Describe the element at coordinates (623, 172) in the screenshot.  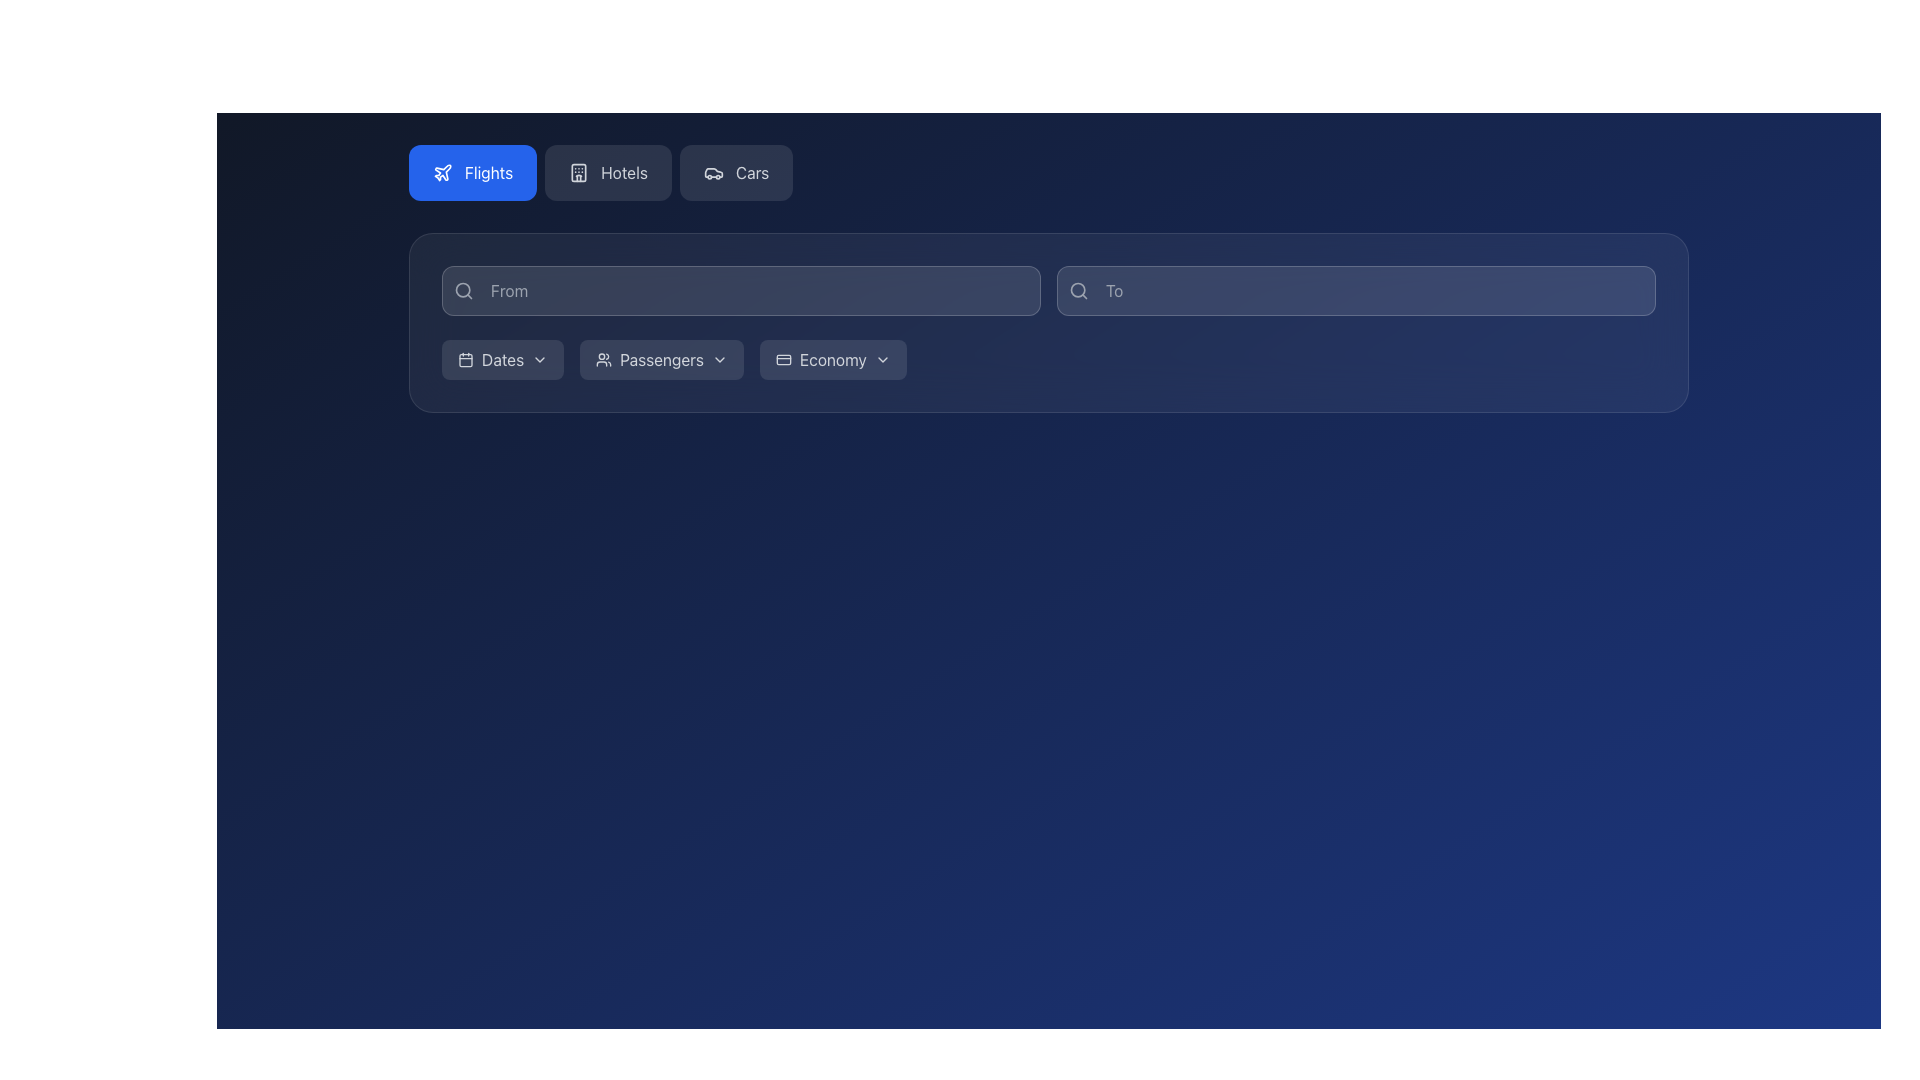
I see `the 'Hotels' option, which is a gray textual label embedded within a button located at the top section of the interface, centered among three menu buttons` at that location.